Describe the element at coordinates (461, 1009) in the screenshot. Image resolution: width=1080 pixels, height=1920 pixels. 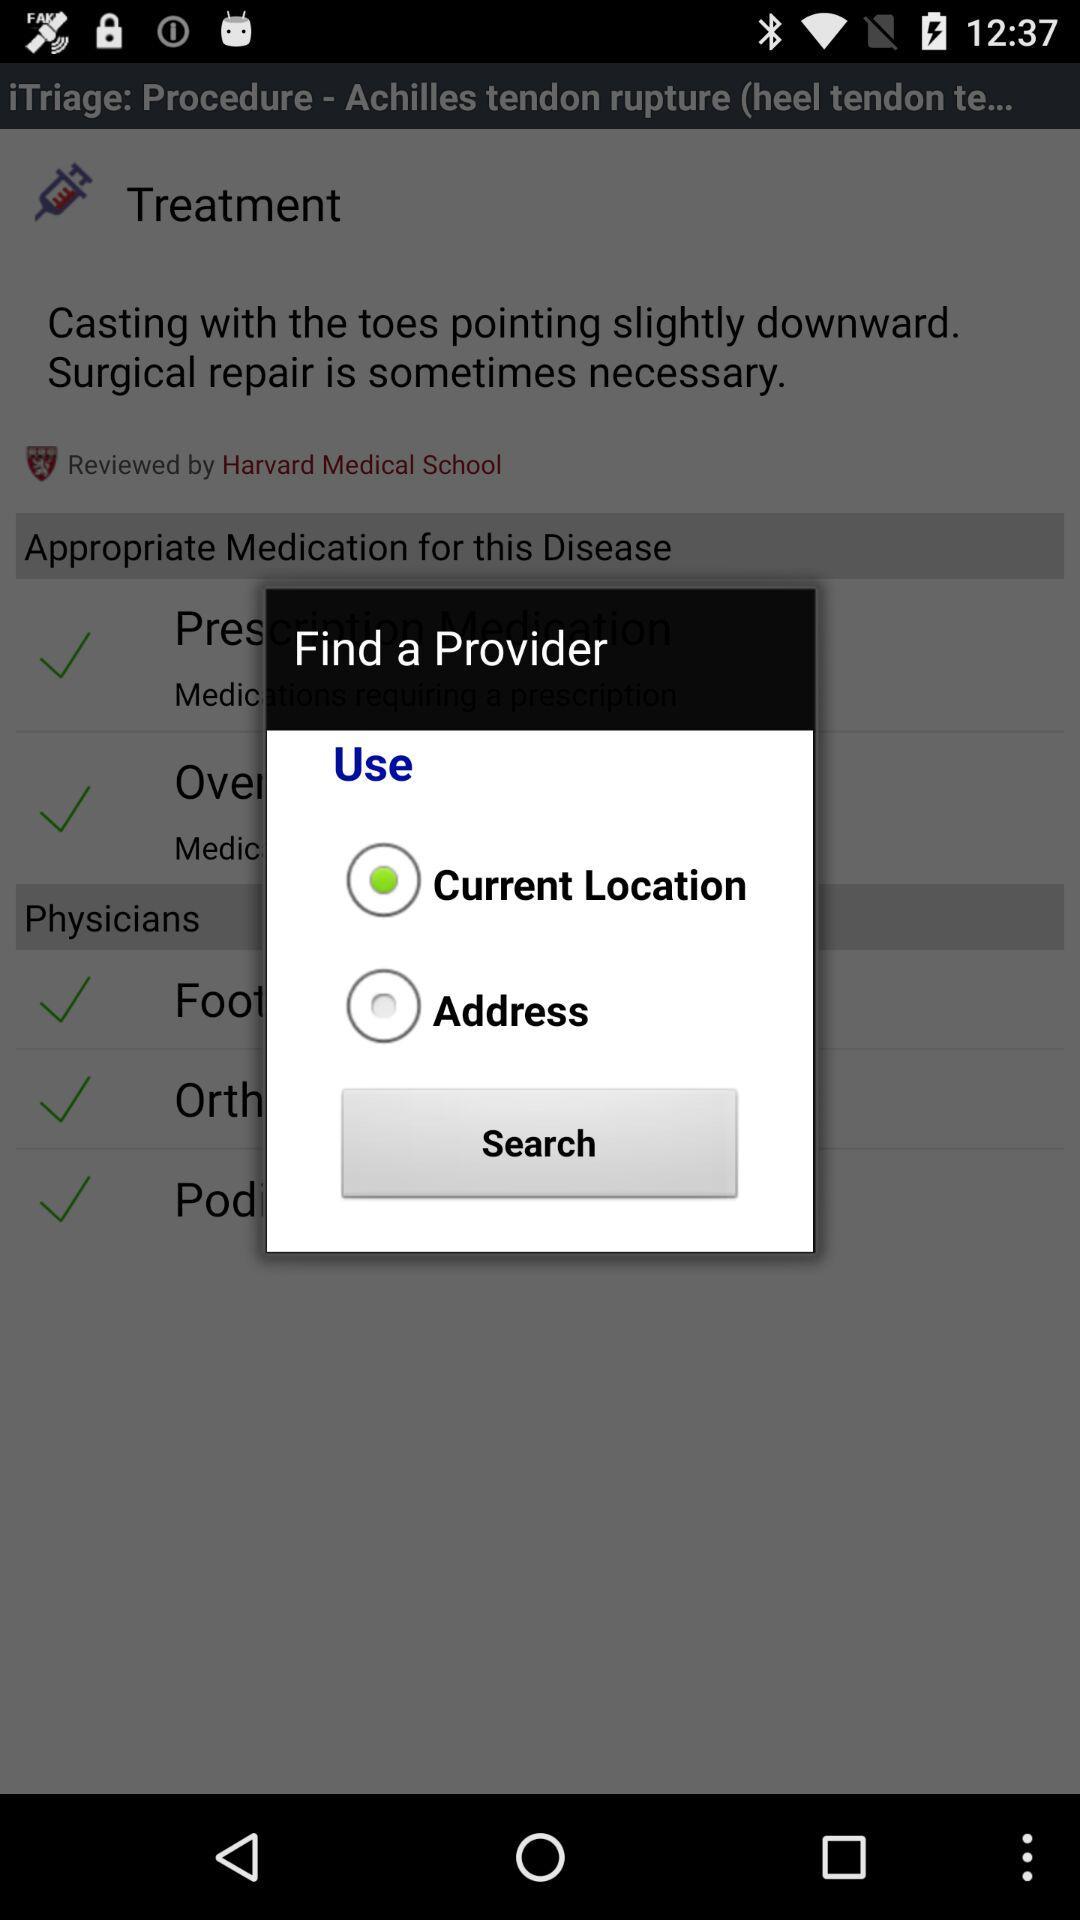
I see `the address radio button` at that location.